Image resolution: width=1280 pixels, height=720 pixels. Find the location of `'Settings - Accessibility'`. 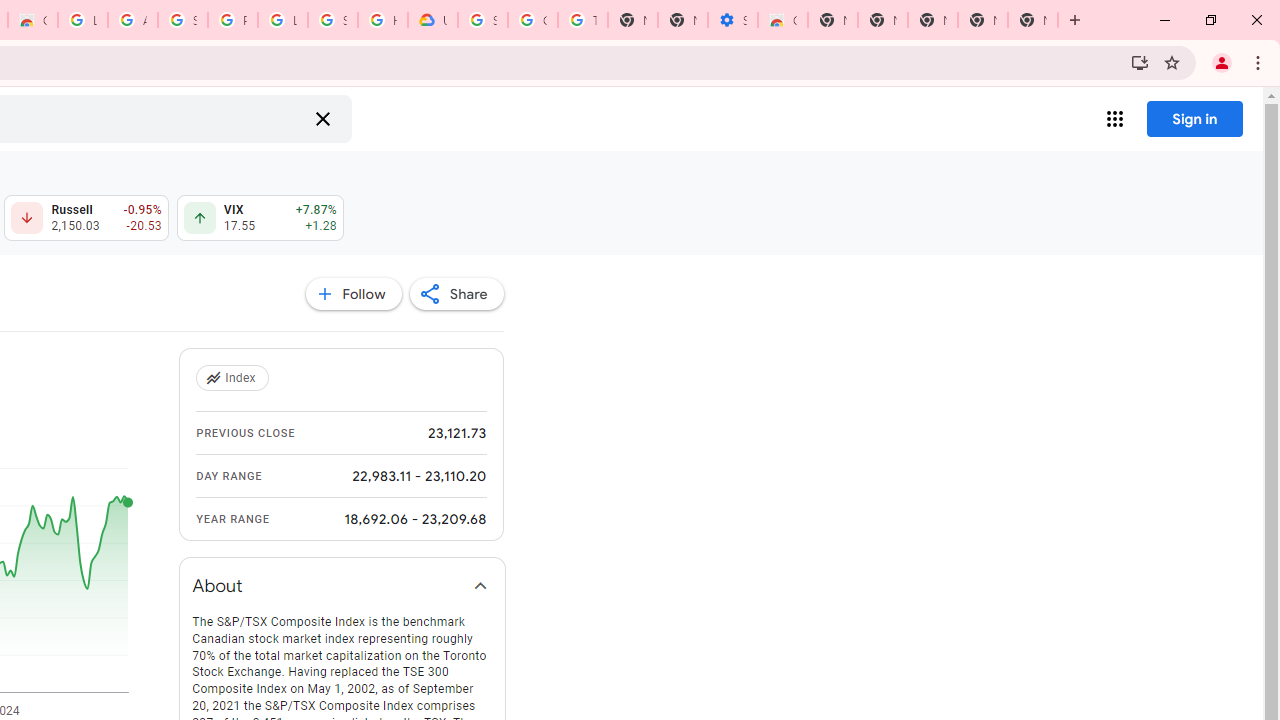

'Settings - Accessibility' is located at coordinates (731, 20).